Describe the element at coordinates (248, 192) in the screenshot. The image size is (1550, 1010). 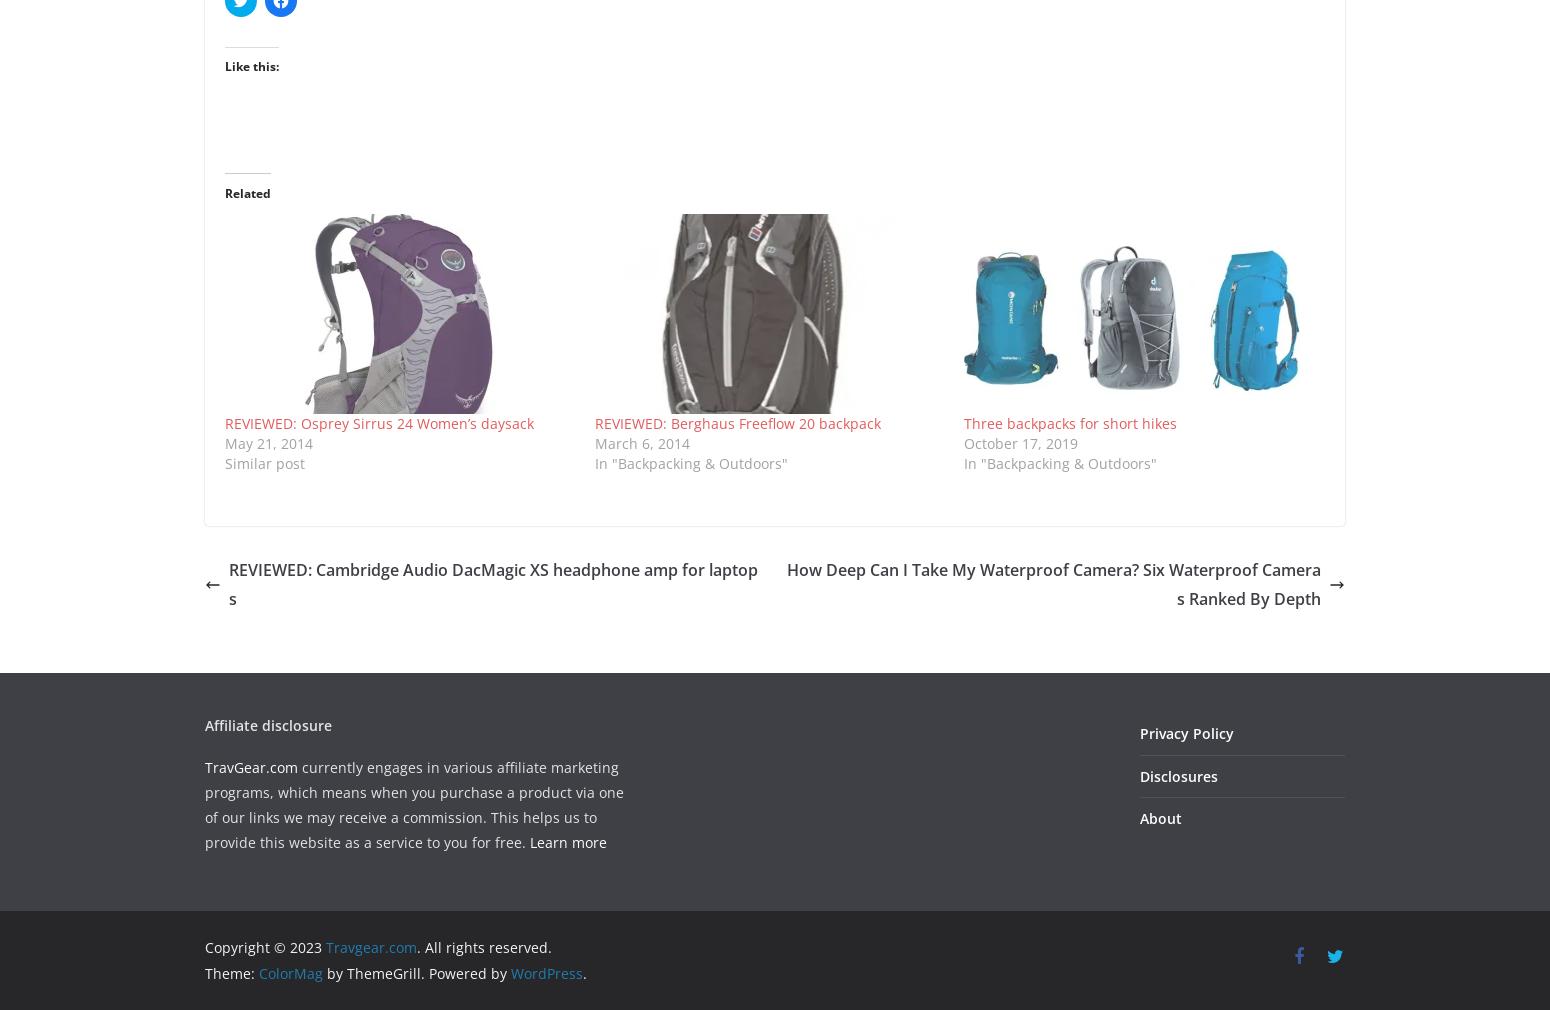
I see `'Related'` at that location.